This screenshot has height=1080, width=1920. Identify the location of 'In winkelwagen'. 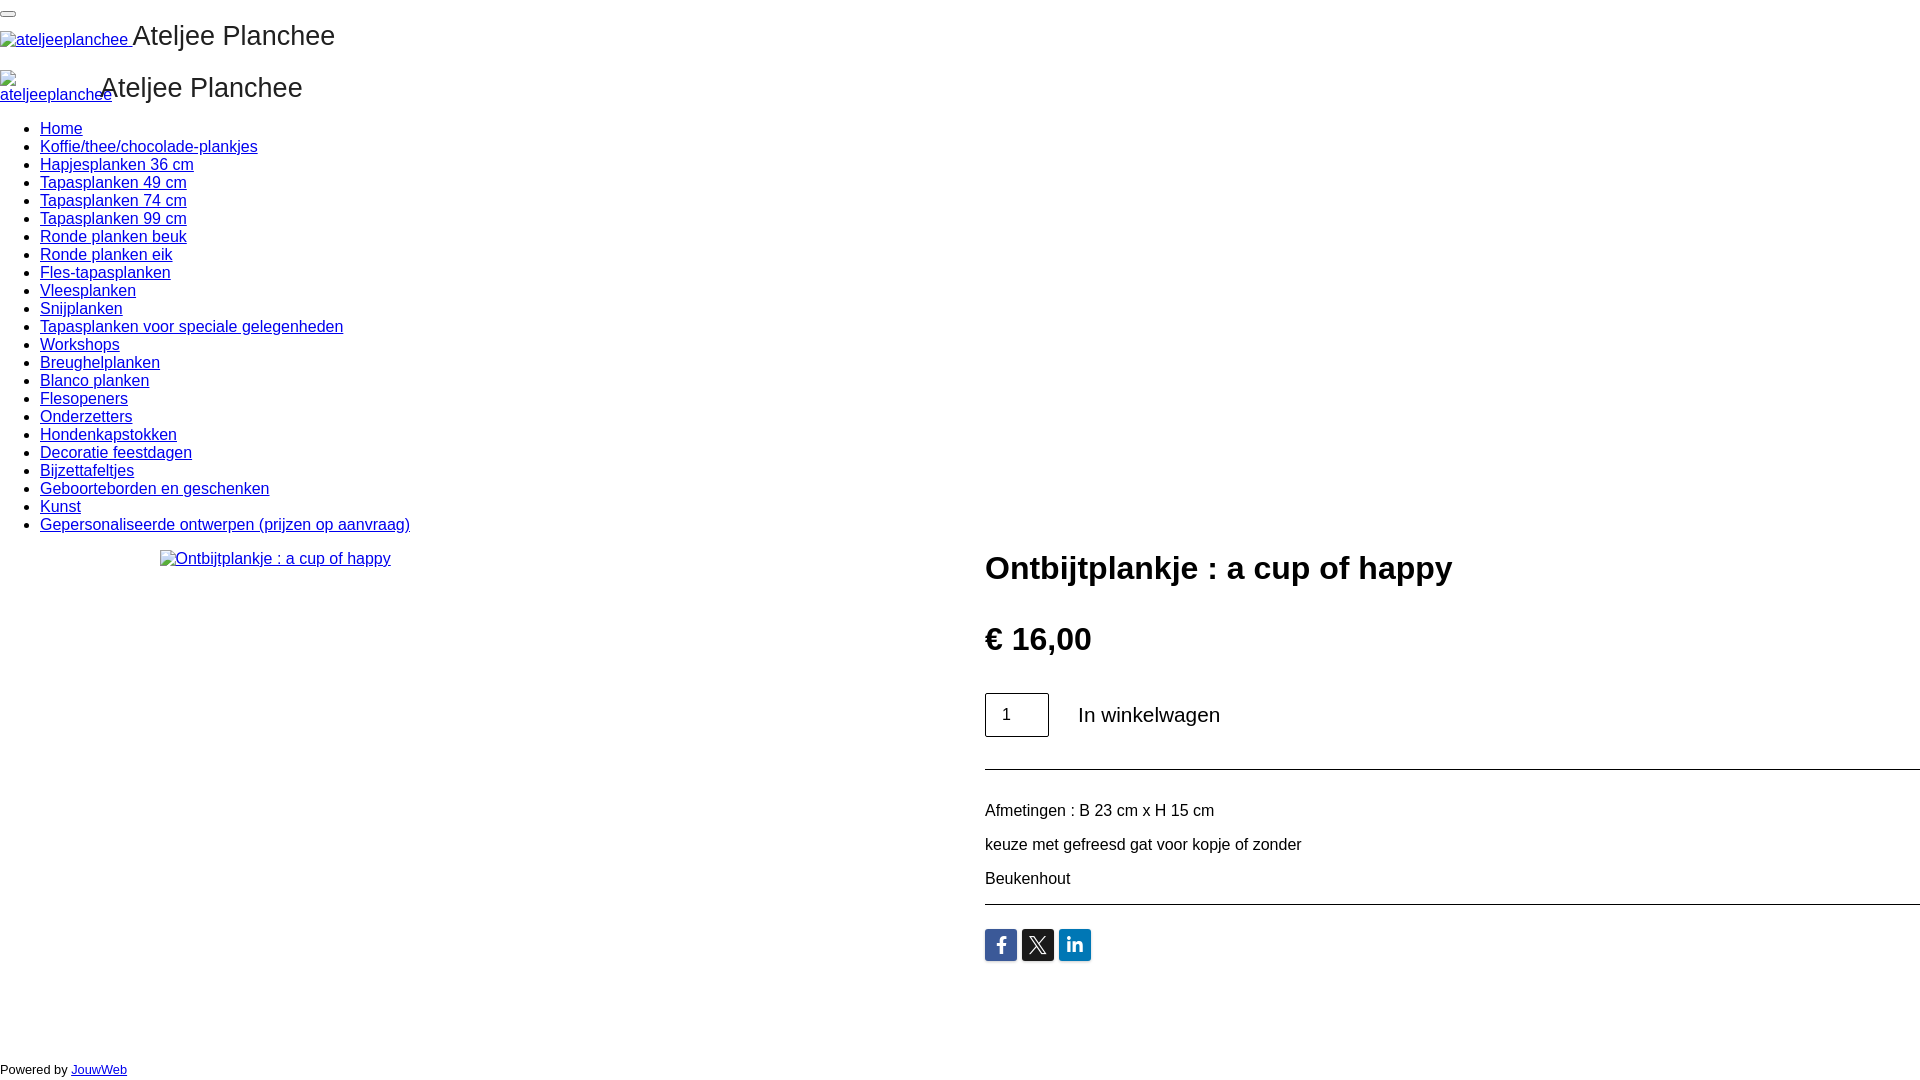
(1058, 714).